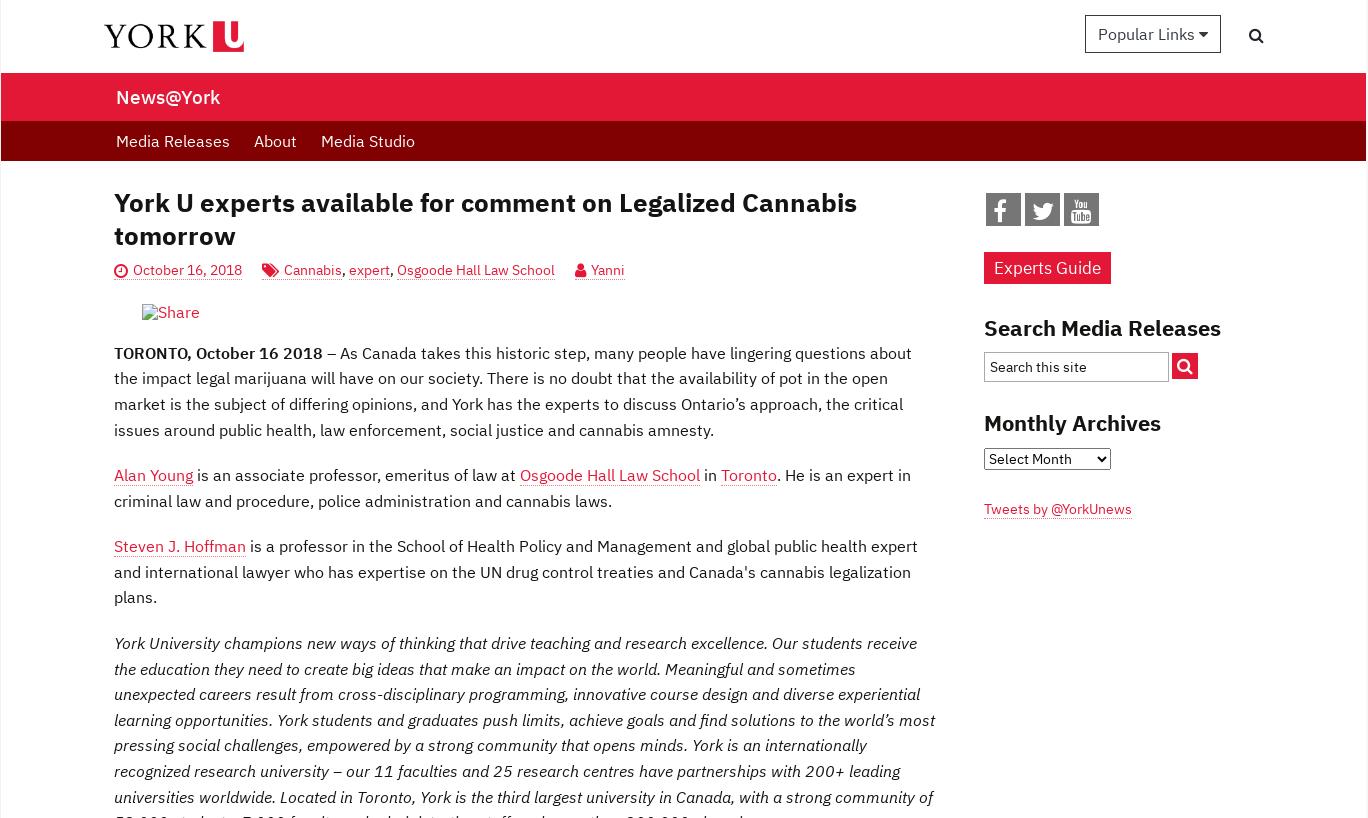  I want to click on 'Toronto', so click(748, 474).